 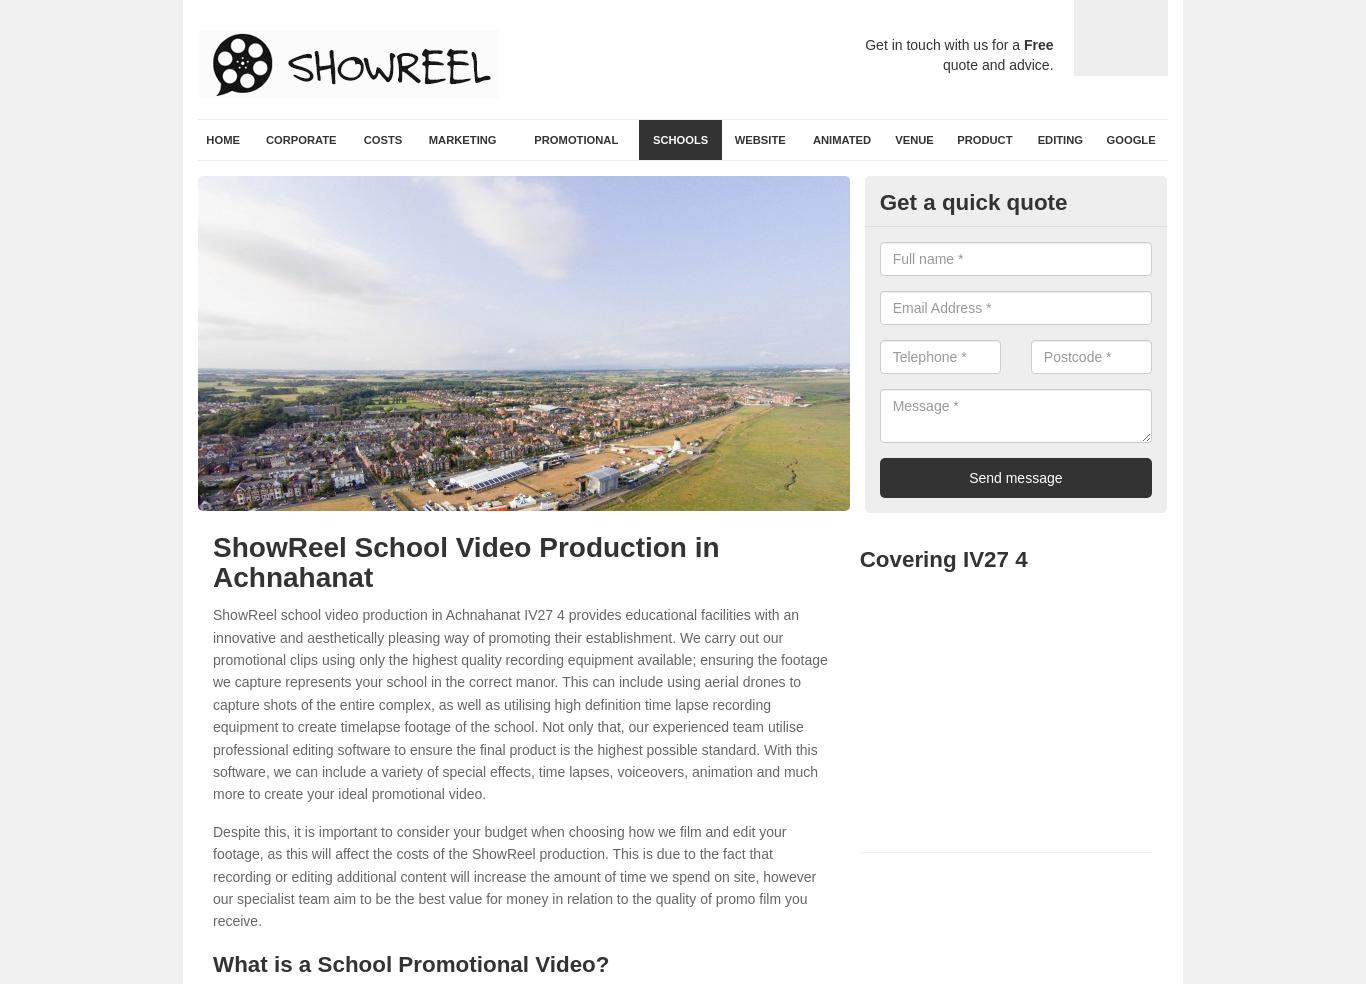 What do you see at coordinates (840, 140) in the screenshot?
I see `'Animated'` at bounding box center [840, 140].